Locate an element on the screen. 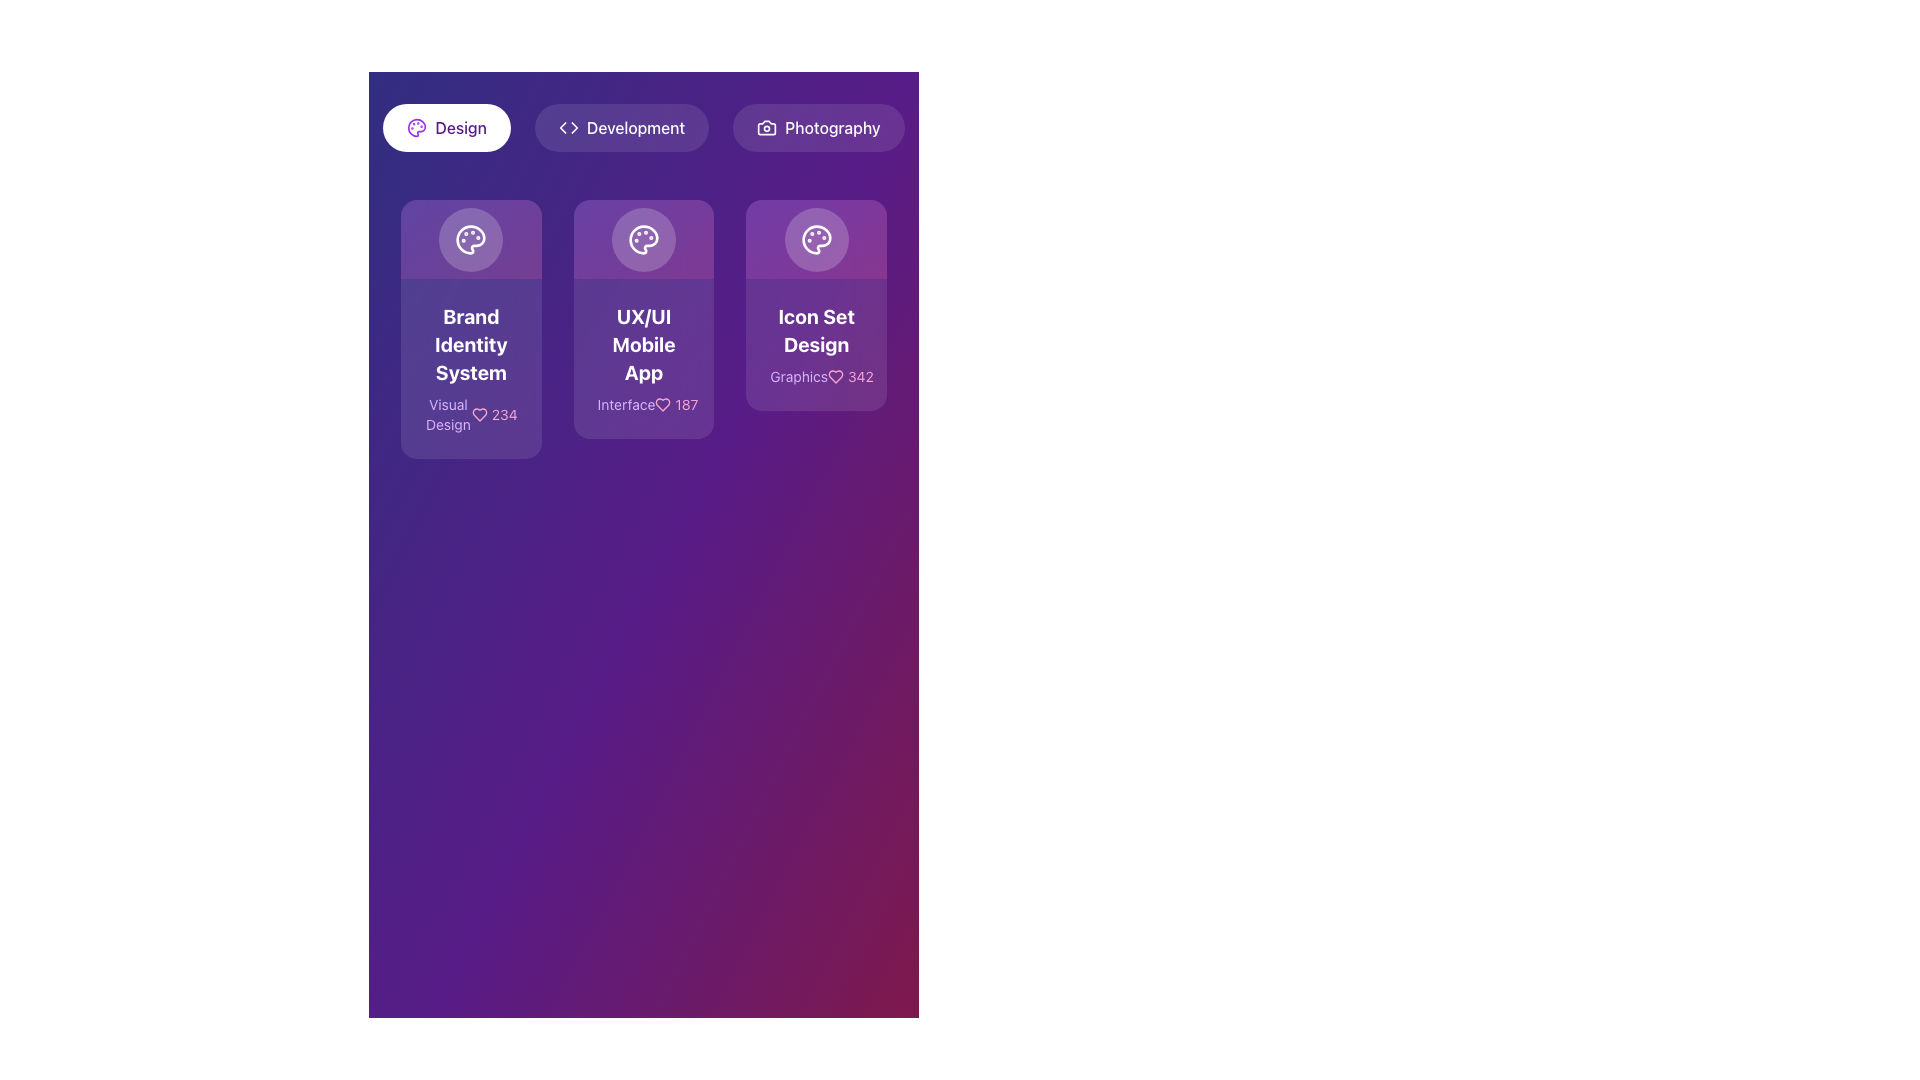 The image size is (1920, 1080). information displayed in the text element located at the bottom part of the 'UX/UI Mobile App' card, which contains inline iconography is located at coordinates (643, 405).